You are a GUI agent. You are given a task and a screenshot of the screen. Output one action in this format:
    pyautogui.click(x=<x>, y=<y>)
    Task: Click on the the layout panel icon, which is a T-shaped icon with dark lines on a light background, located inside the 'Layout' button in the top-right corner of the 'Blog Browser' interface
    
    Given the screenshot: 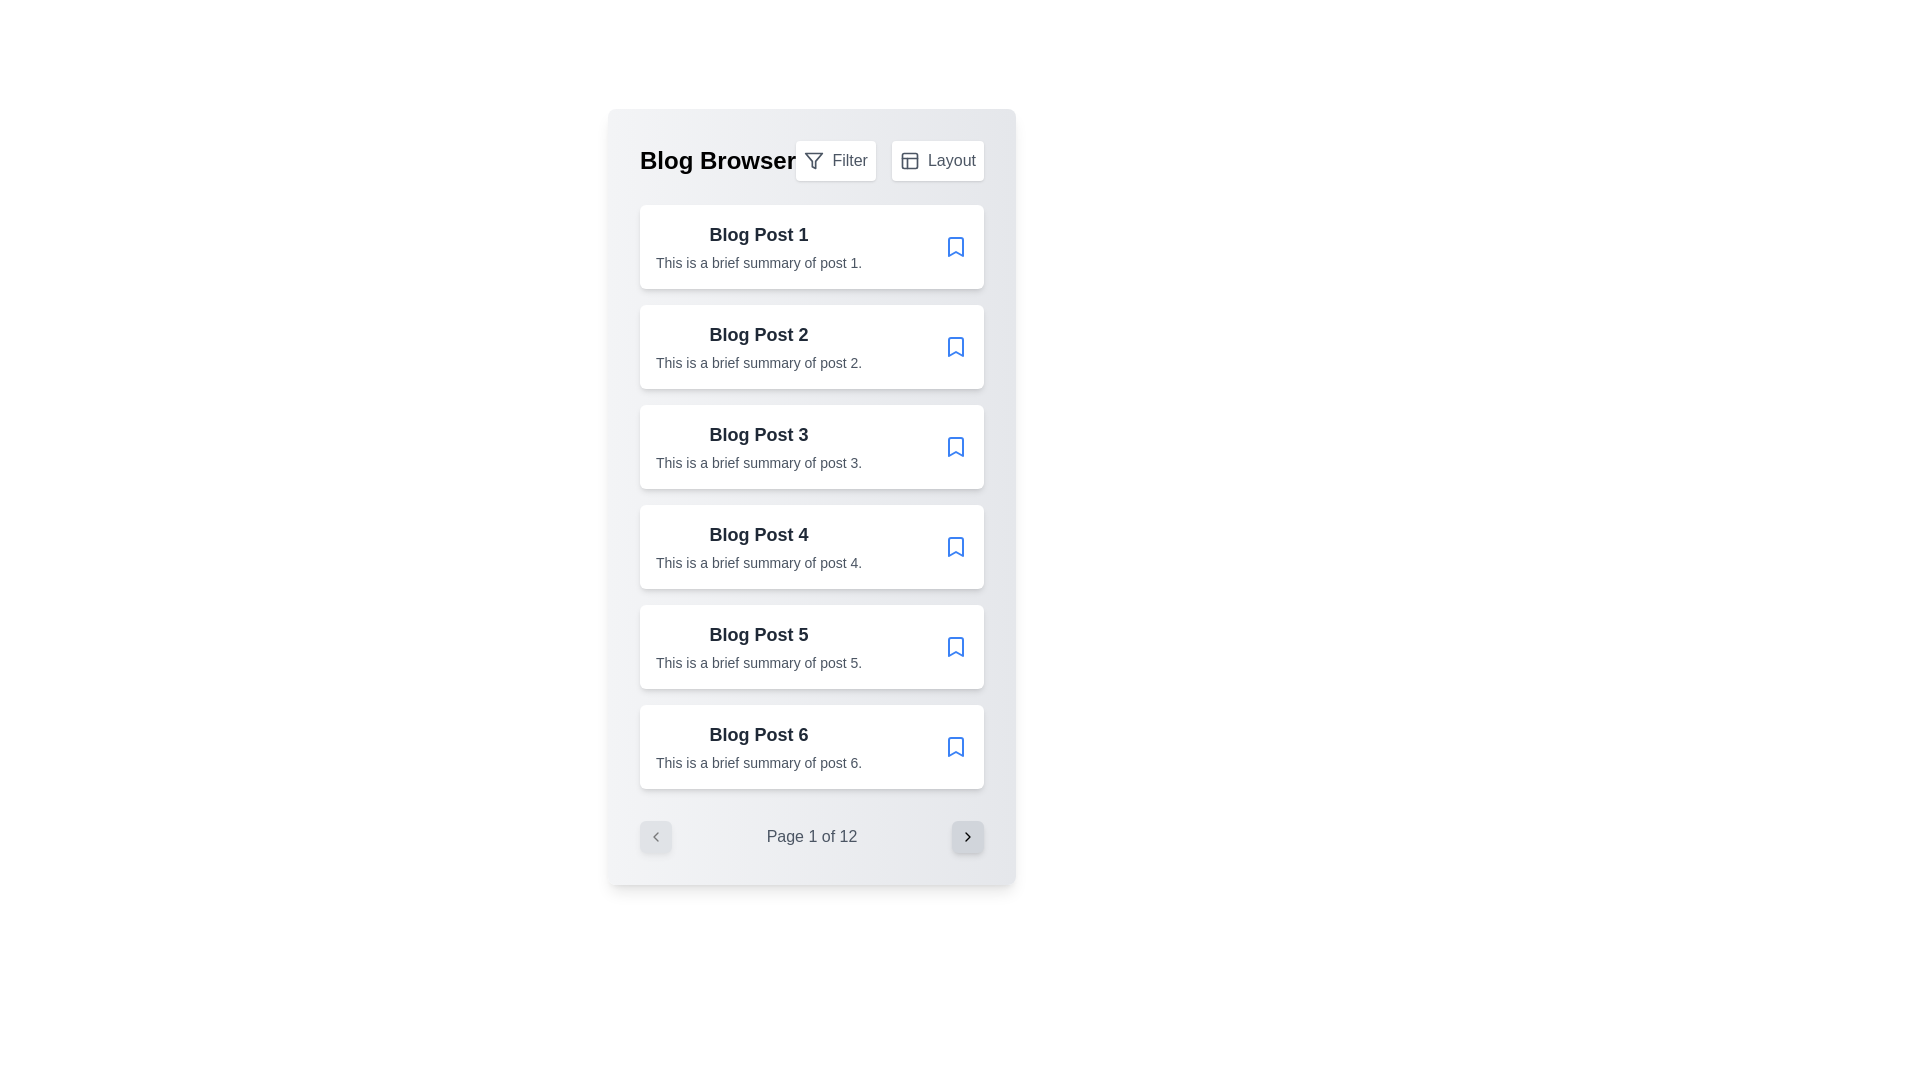 What is the action you would take?
    pyautogui.click(x=908, y=160)
    